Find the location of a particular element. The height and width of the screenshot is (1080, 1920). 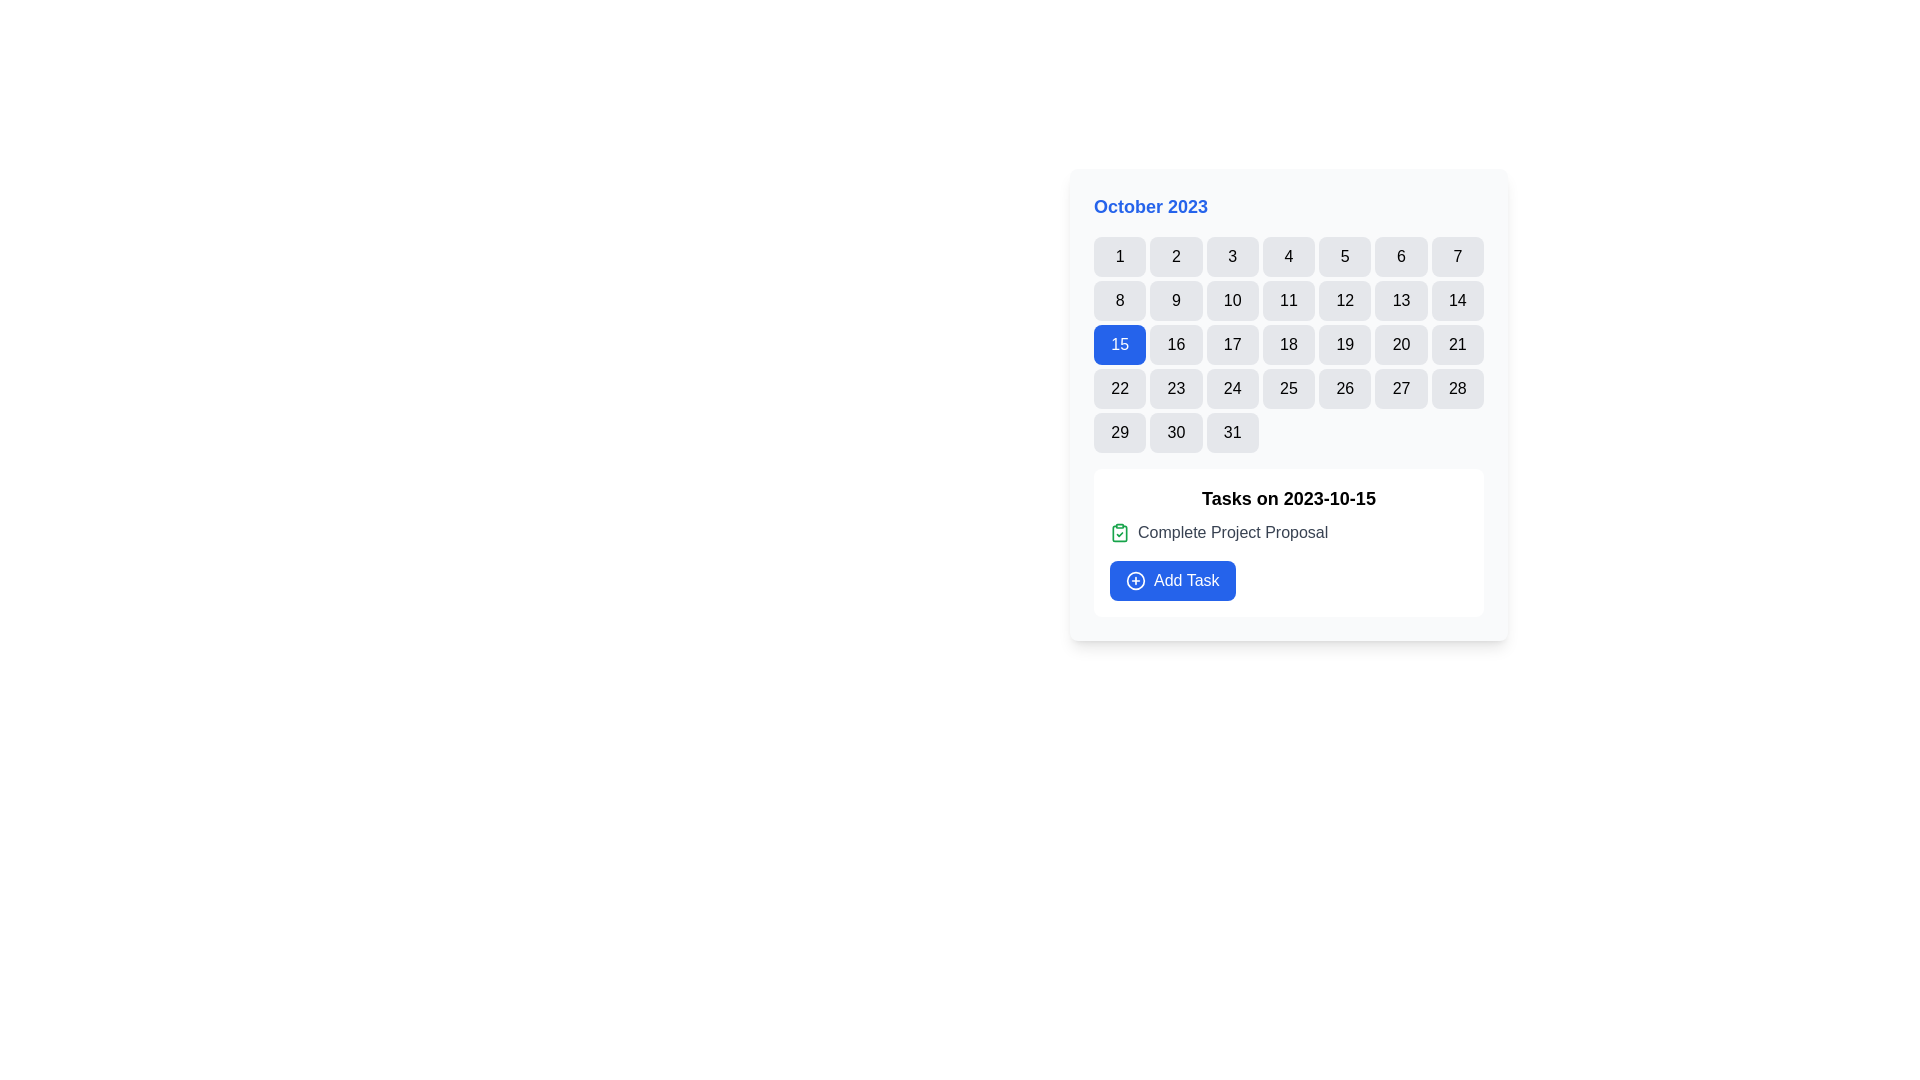

the button labeled '15' with a bold blue background is located at coordinates (1120, 343).